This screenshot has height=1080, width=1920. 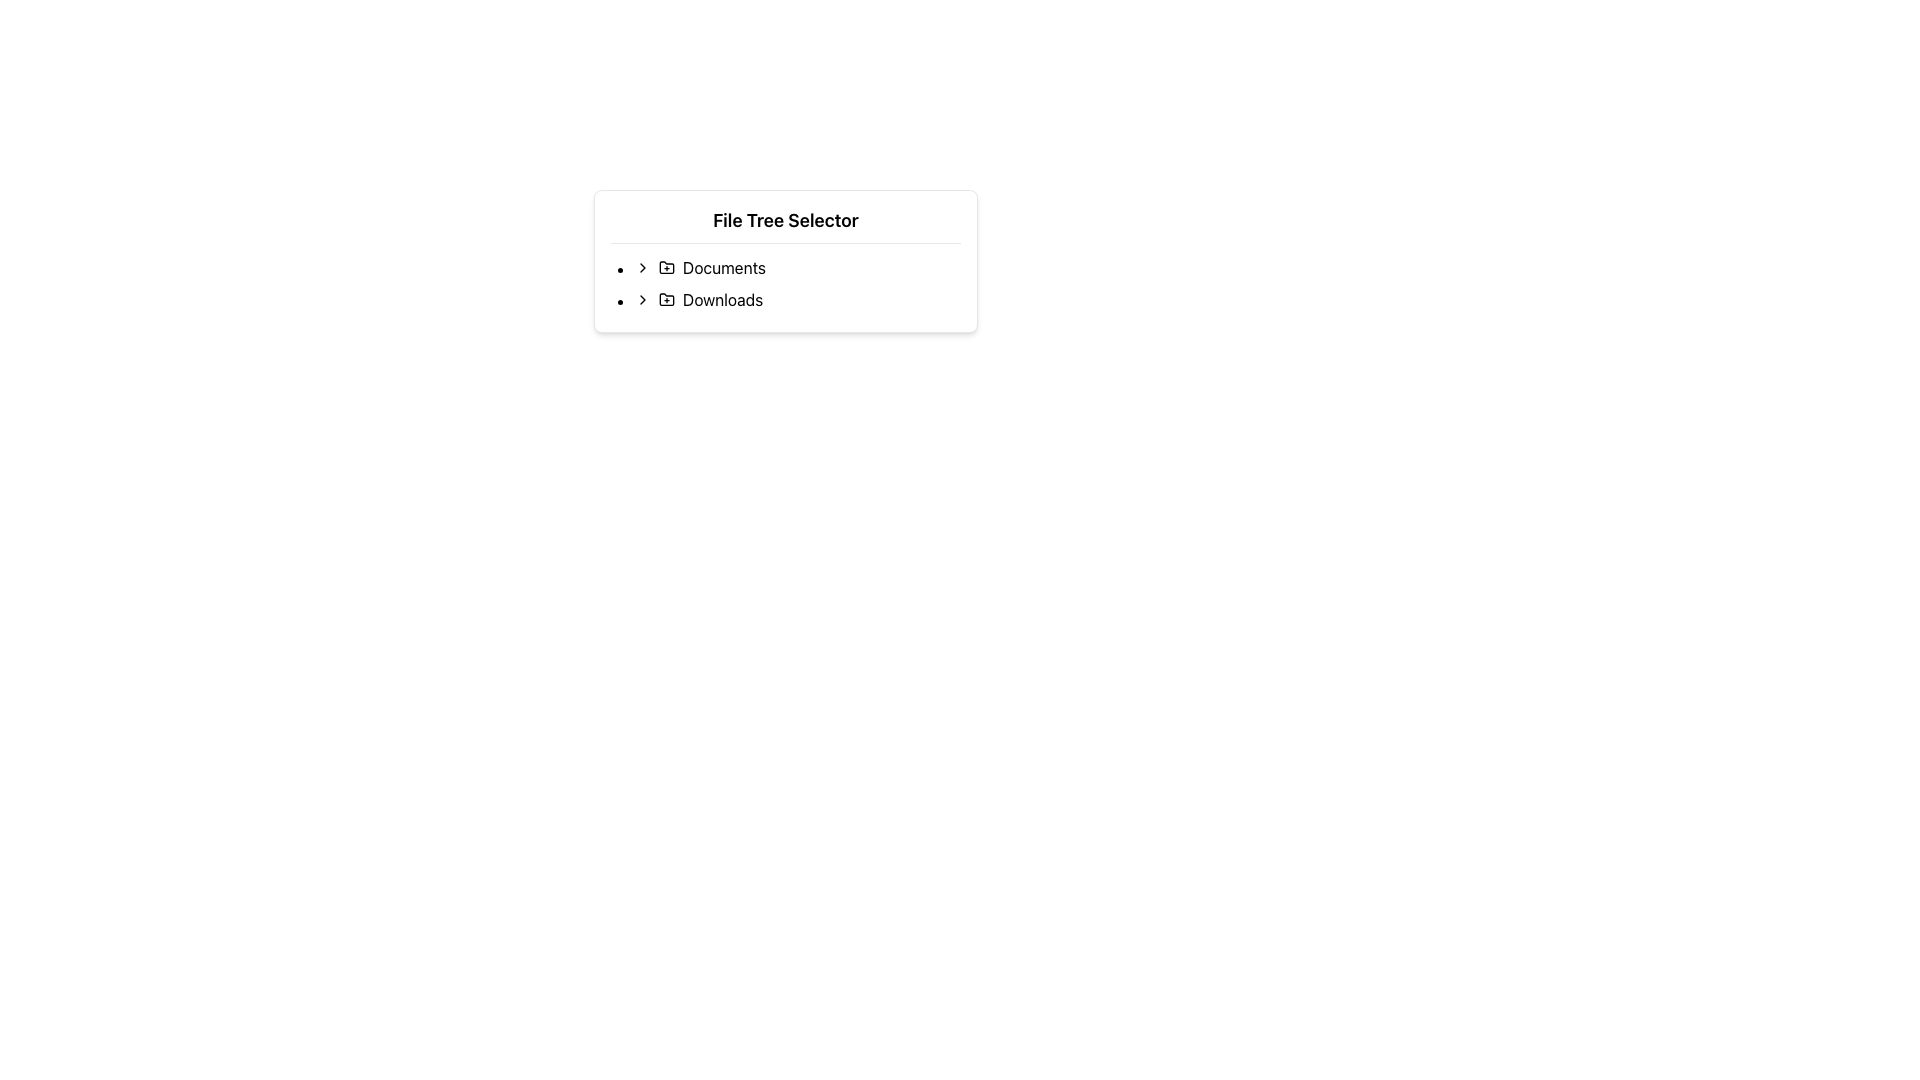 I want to click on the second item in the file tree structure, labeled 'Downloads', so click(x=796, y=300).